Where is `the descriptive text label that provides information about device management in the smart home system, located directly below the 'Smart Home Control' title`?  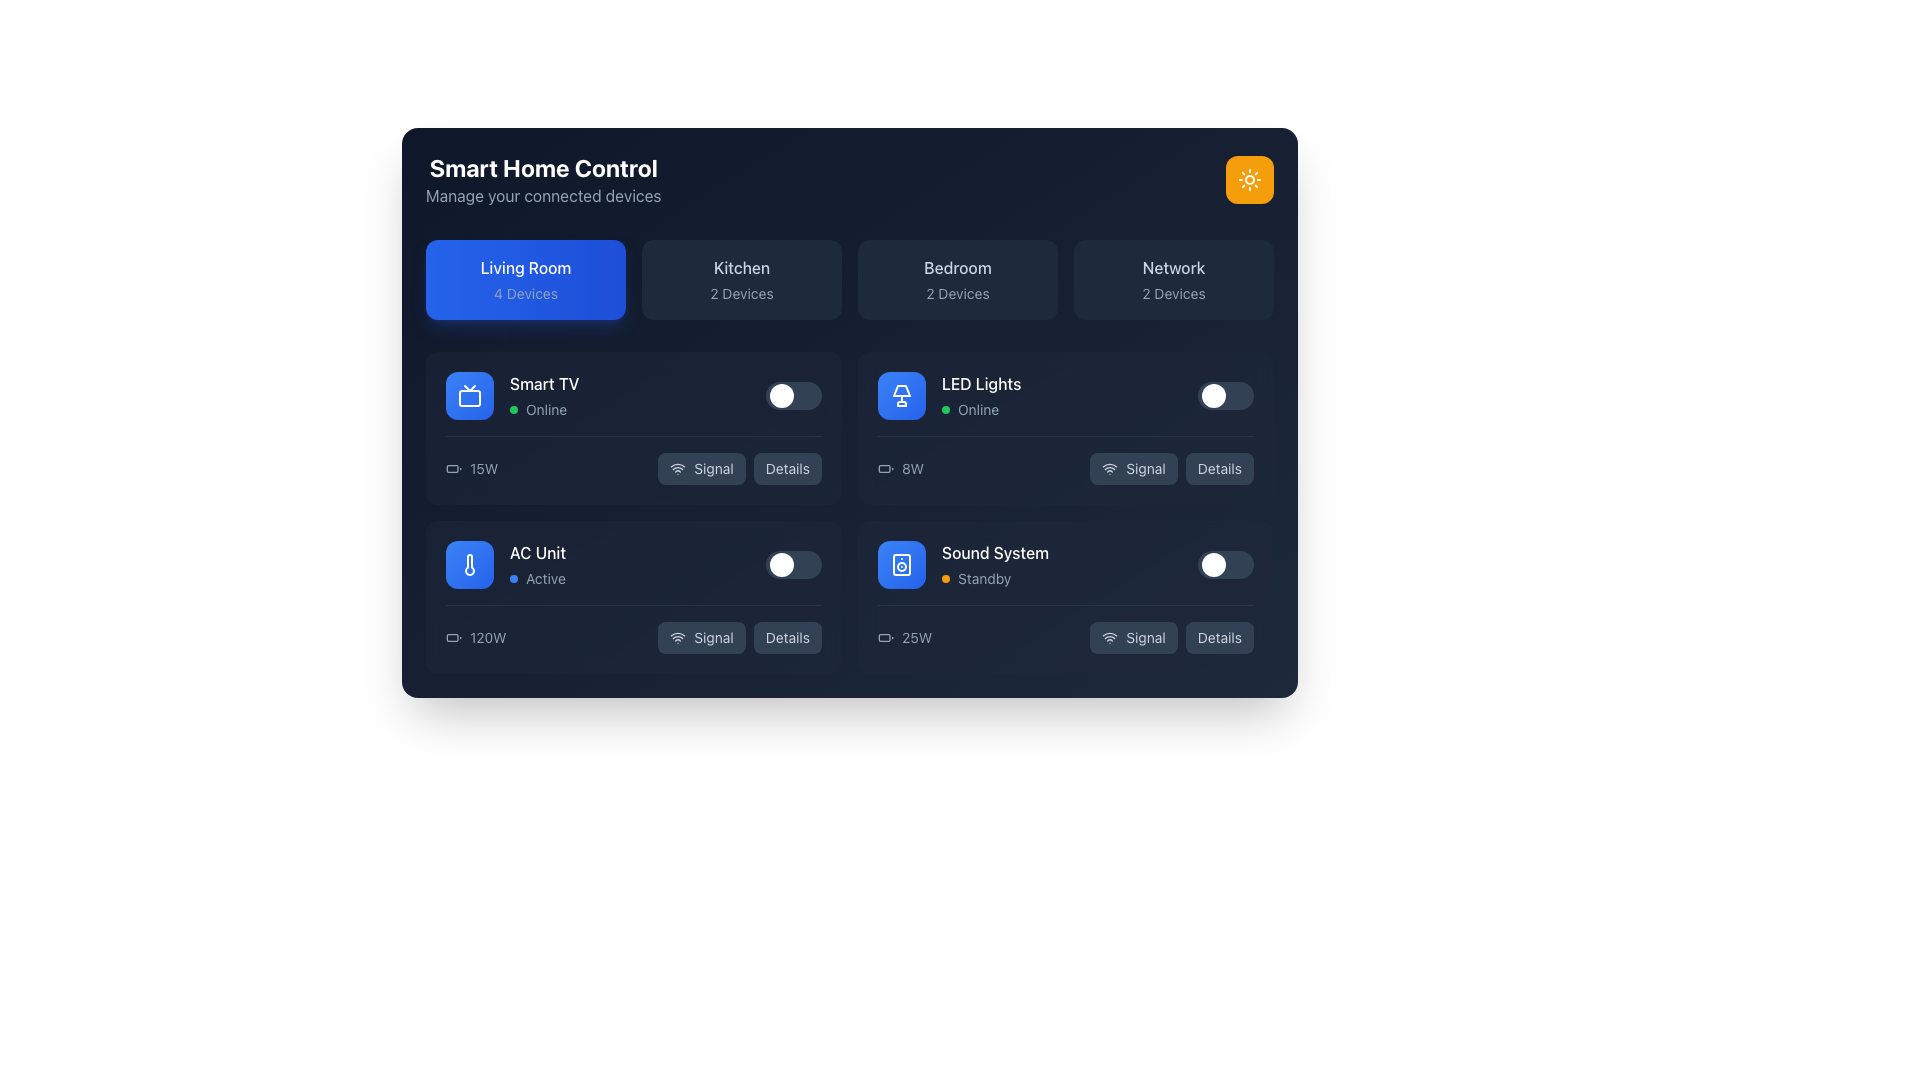
the descriptive text label that provides information about device management in the smart home system, located directly below the 'Smart Home Control' title is located at coordinates (543, 196).